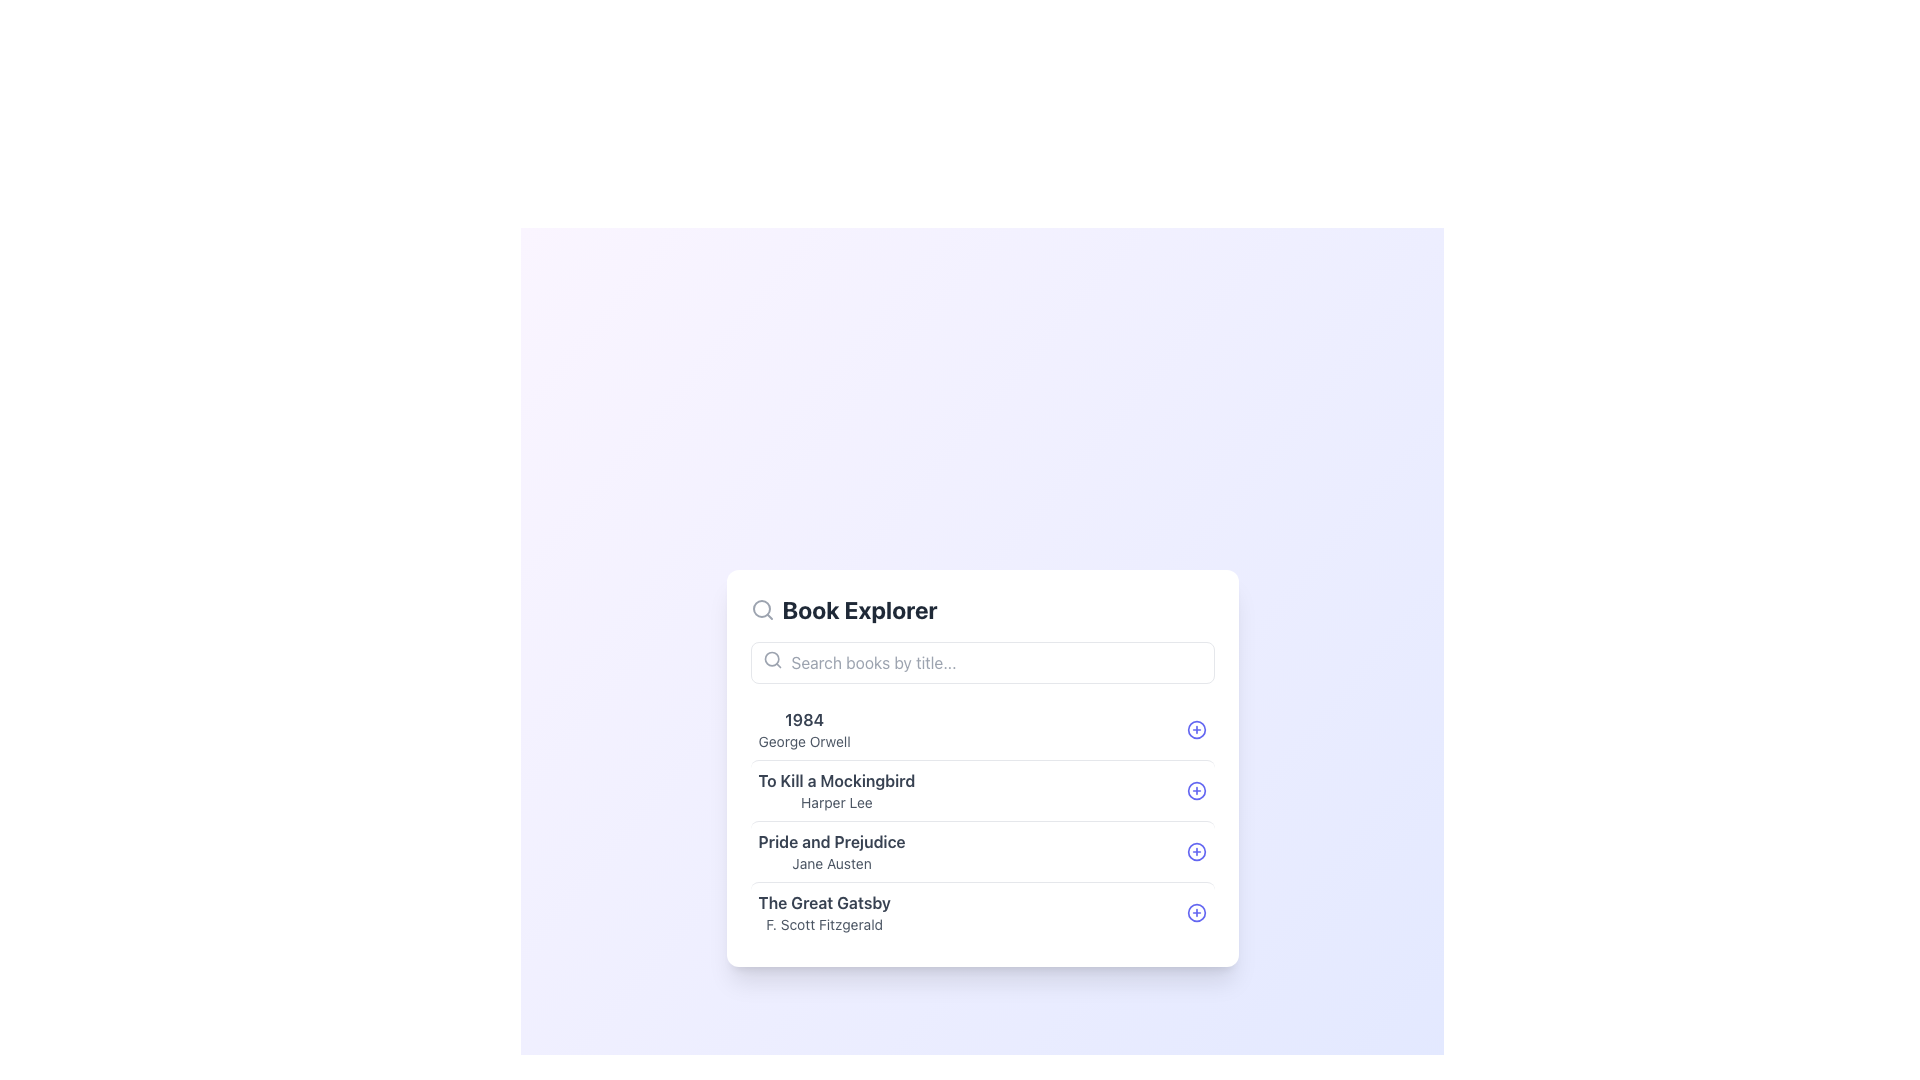  I want to click on the circular indigo button with a plus sign (+) located to the right of 'To Kill a Mockingbird' by 'Harper Lee', so click(1196, 789).